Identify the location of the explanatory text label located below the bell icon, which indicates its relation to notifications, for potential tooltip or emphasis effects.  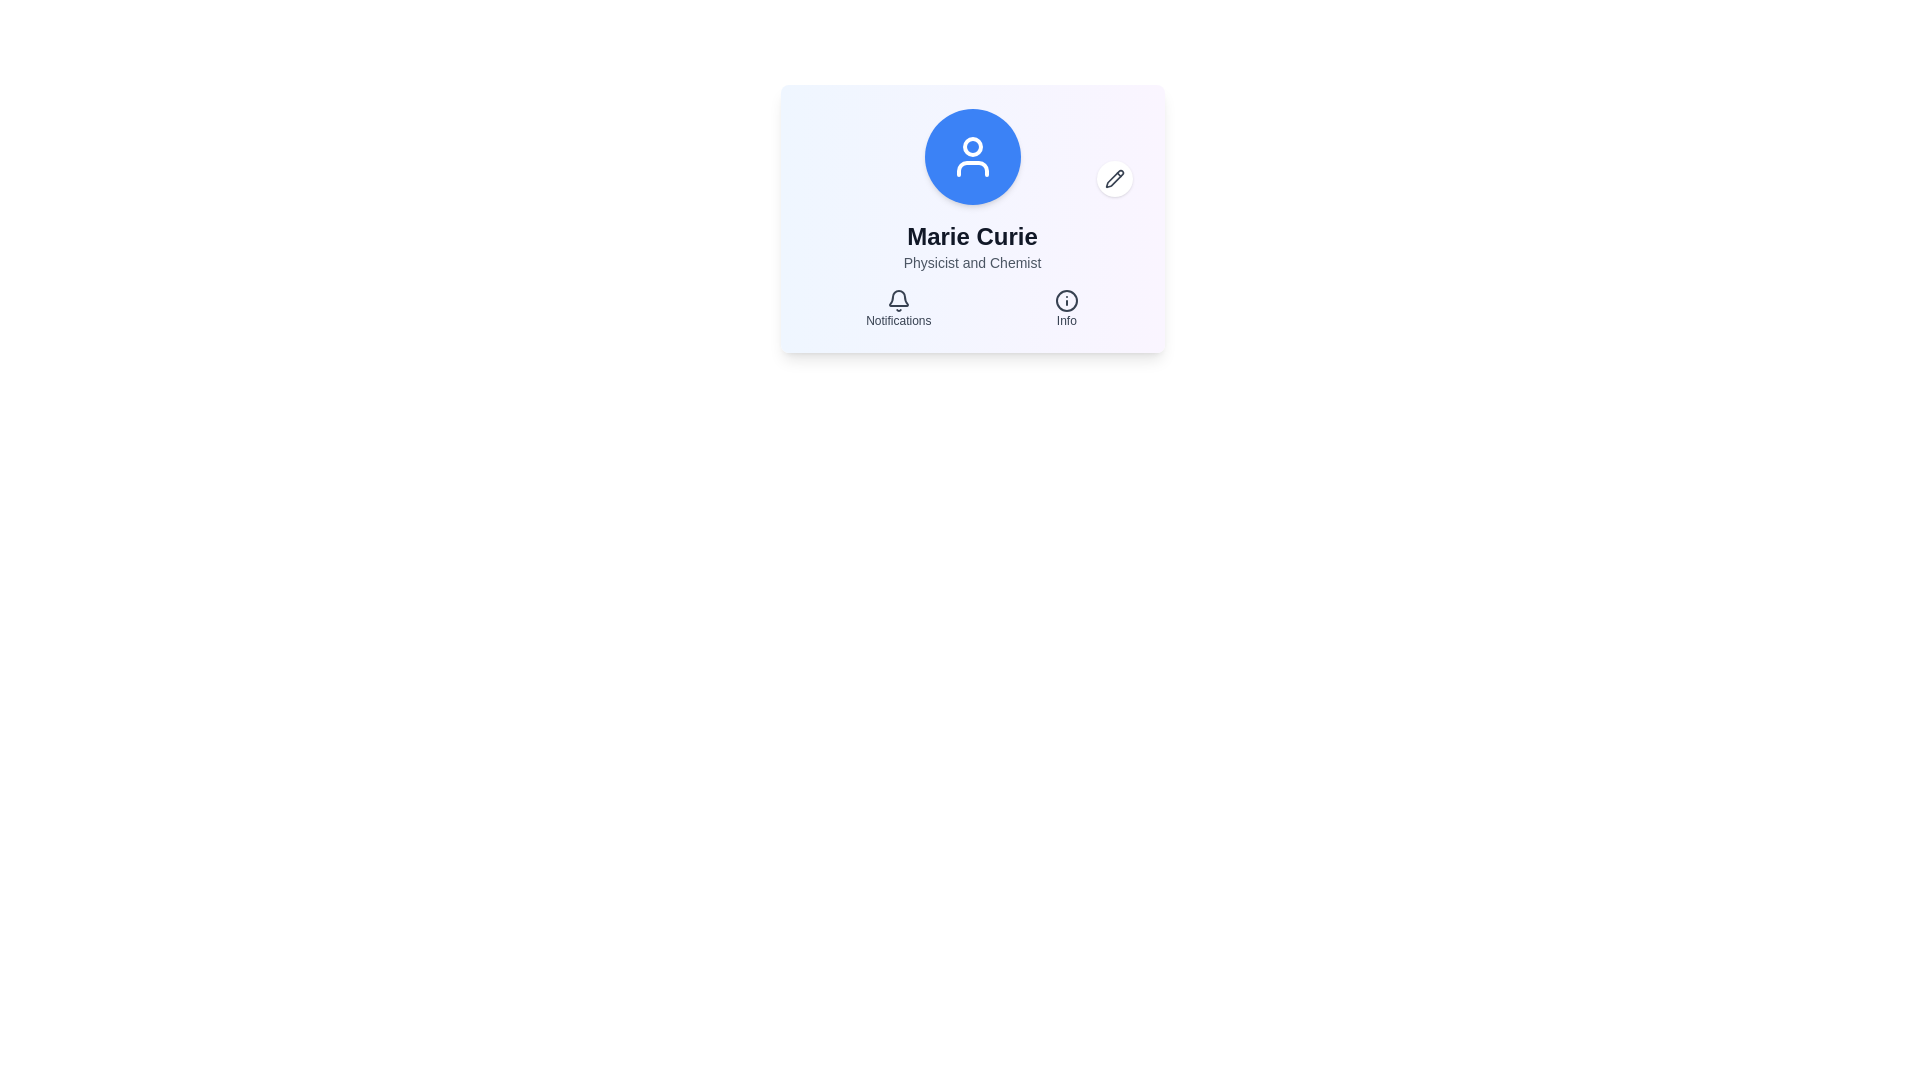
(897, 319).